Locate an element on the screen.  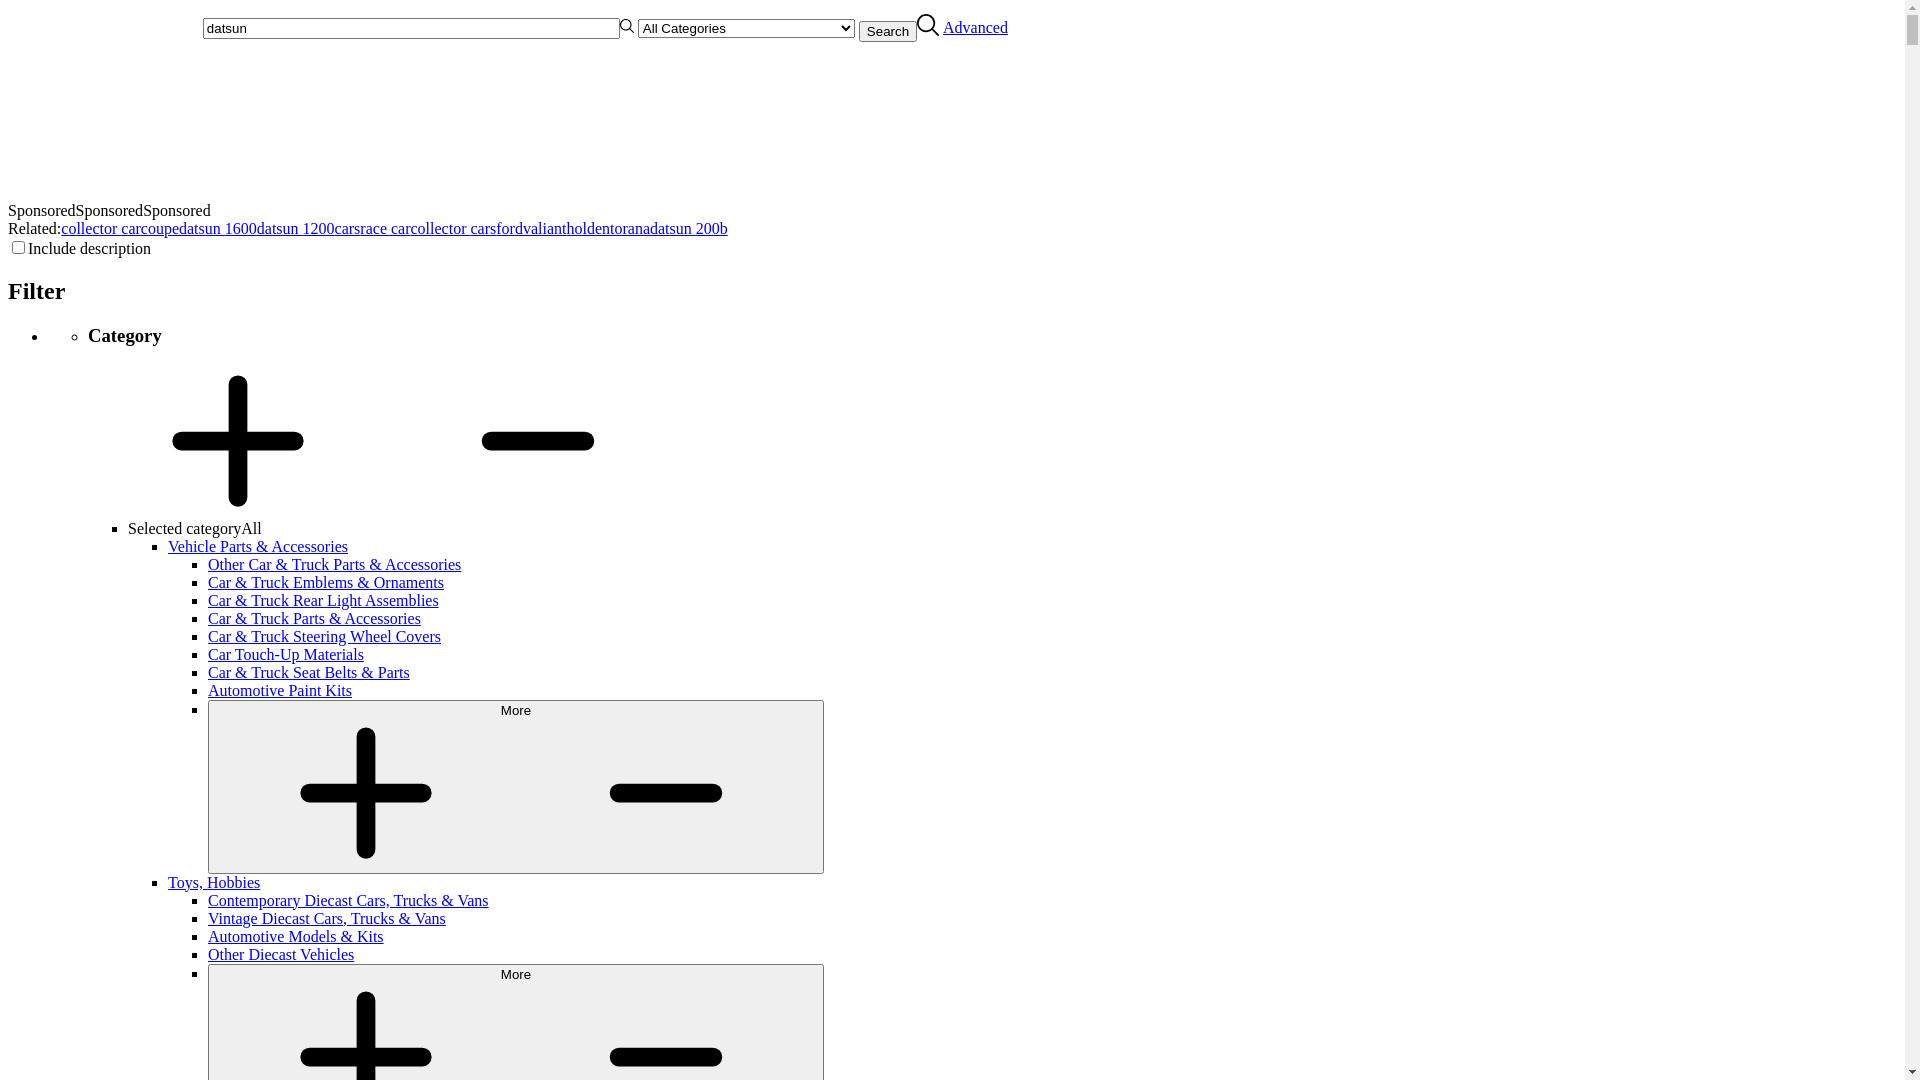
'datsun 1600' is located at coordinates (217, 227).